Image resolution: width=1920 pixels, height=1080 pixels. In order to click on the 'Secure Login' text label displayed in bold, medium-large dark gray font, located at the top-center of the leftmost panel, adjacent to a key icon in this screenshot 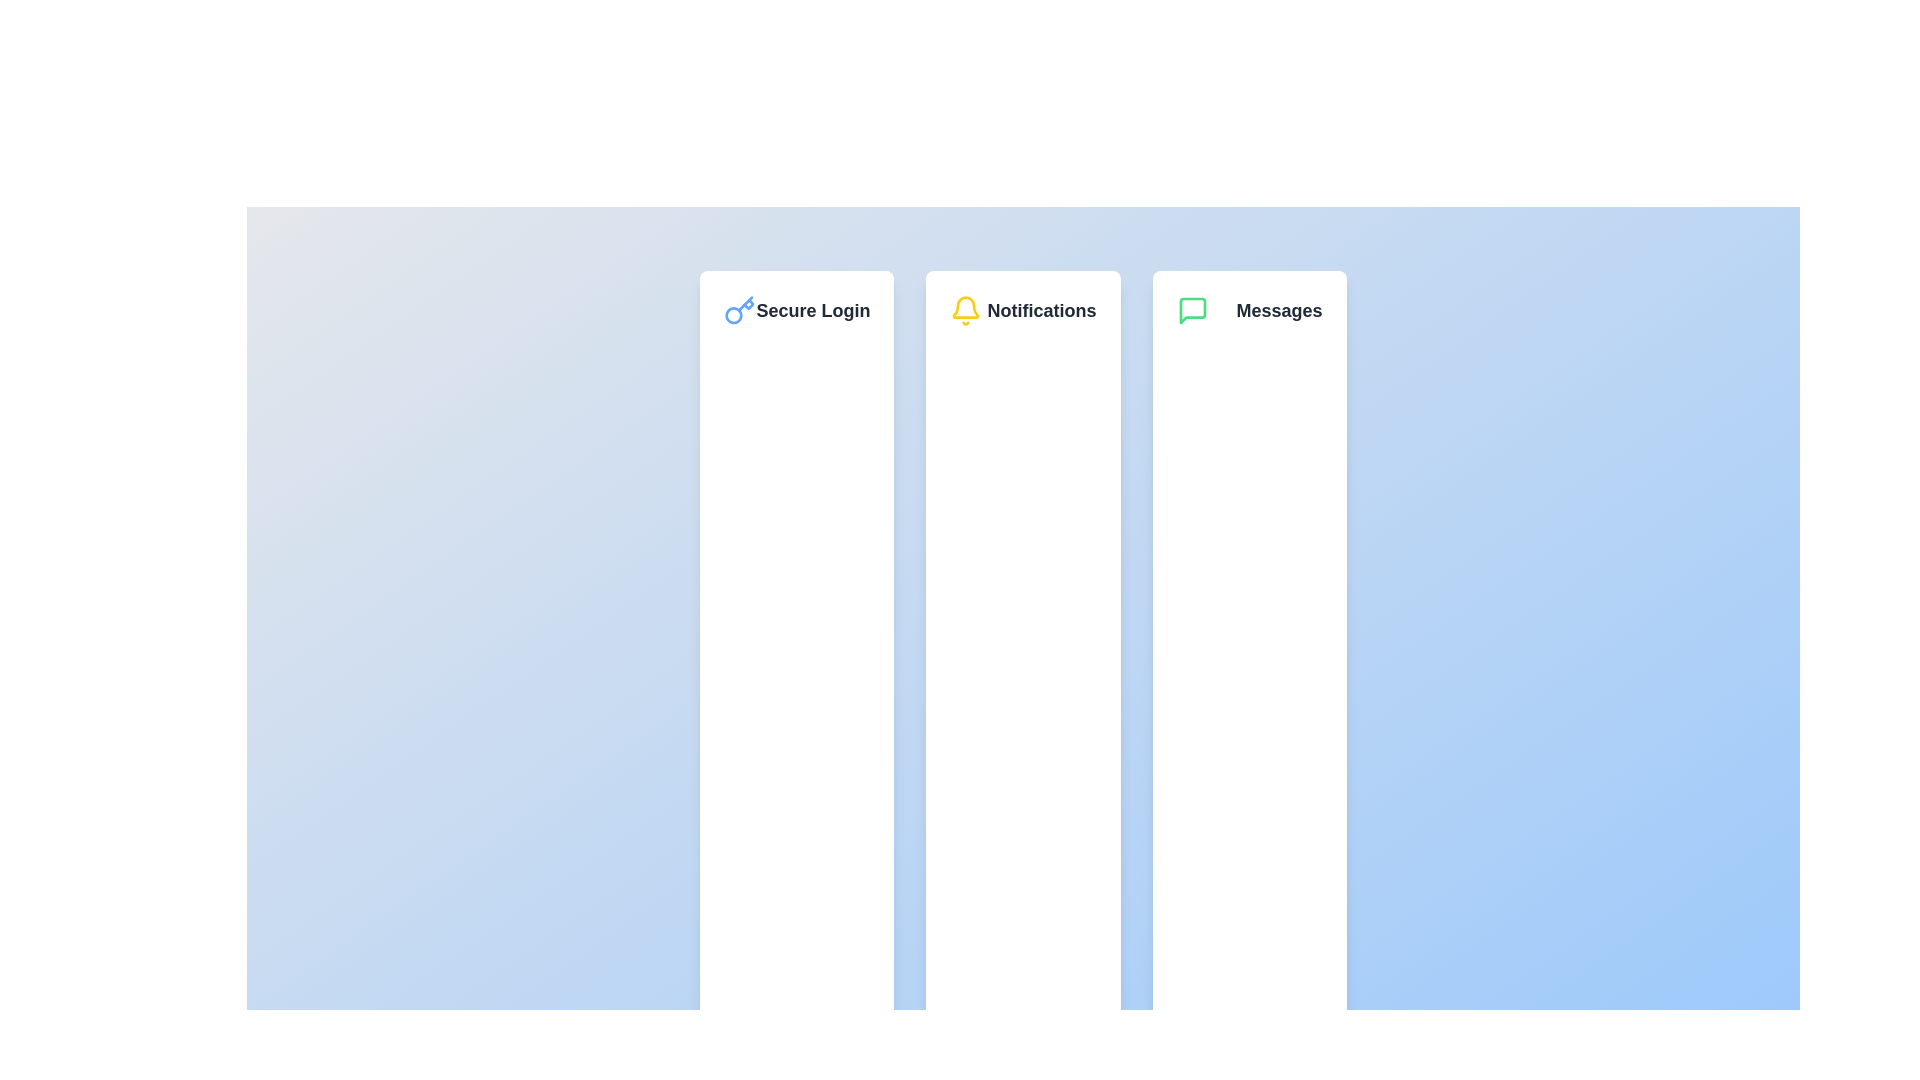, I will do `click(813, 311)`.